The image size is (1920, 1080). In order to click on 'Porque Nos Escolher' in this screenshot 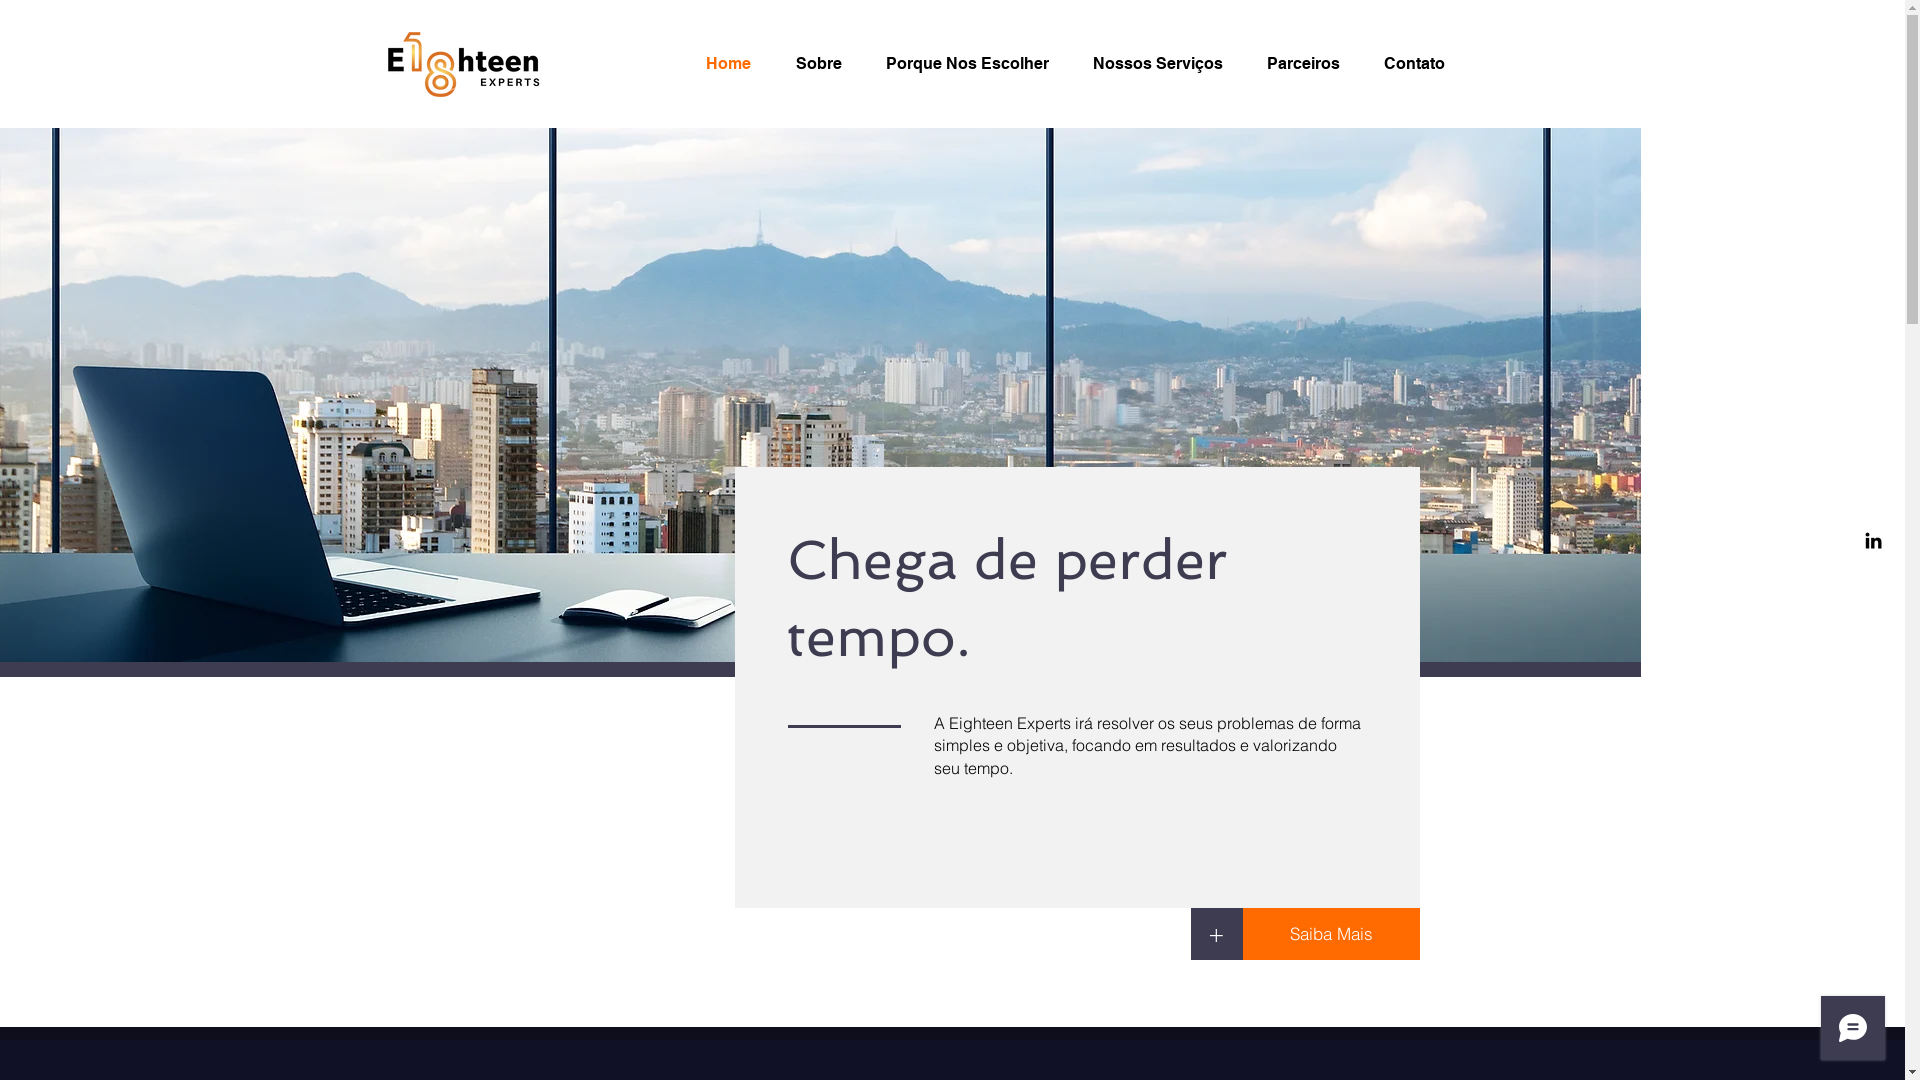, I will do `click(973, 63)`.